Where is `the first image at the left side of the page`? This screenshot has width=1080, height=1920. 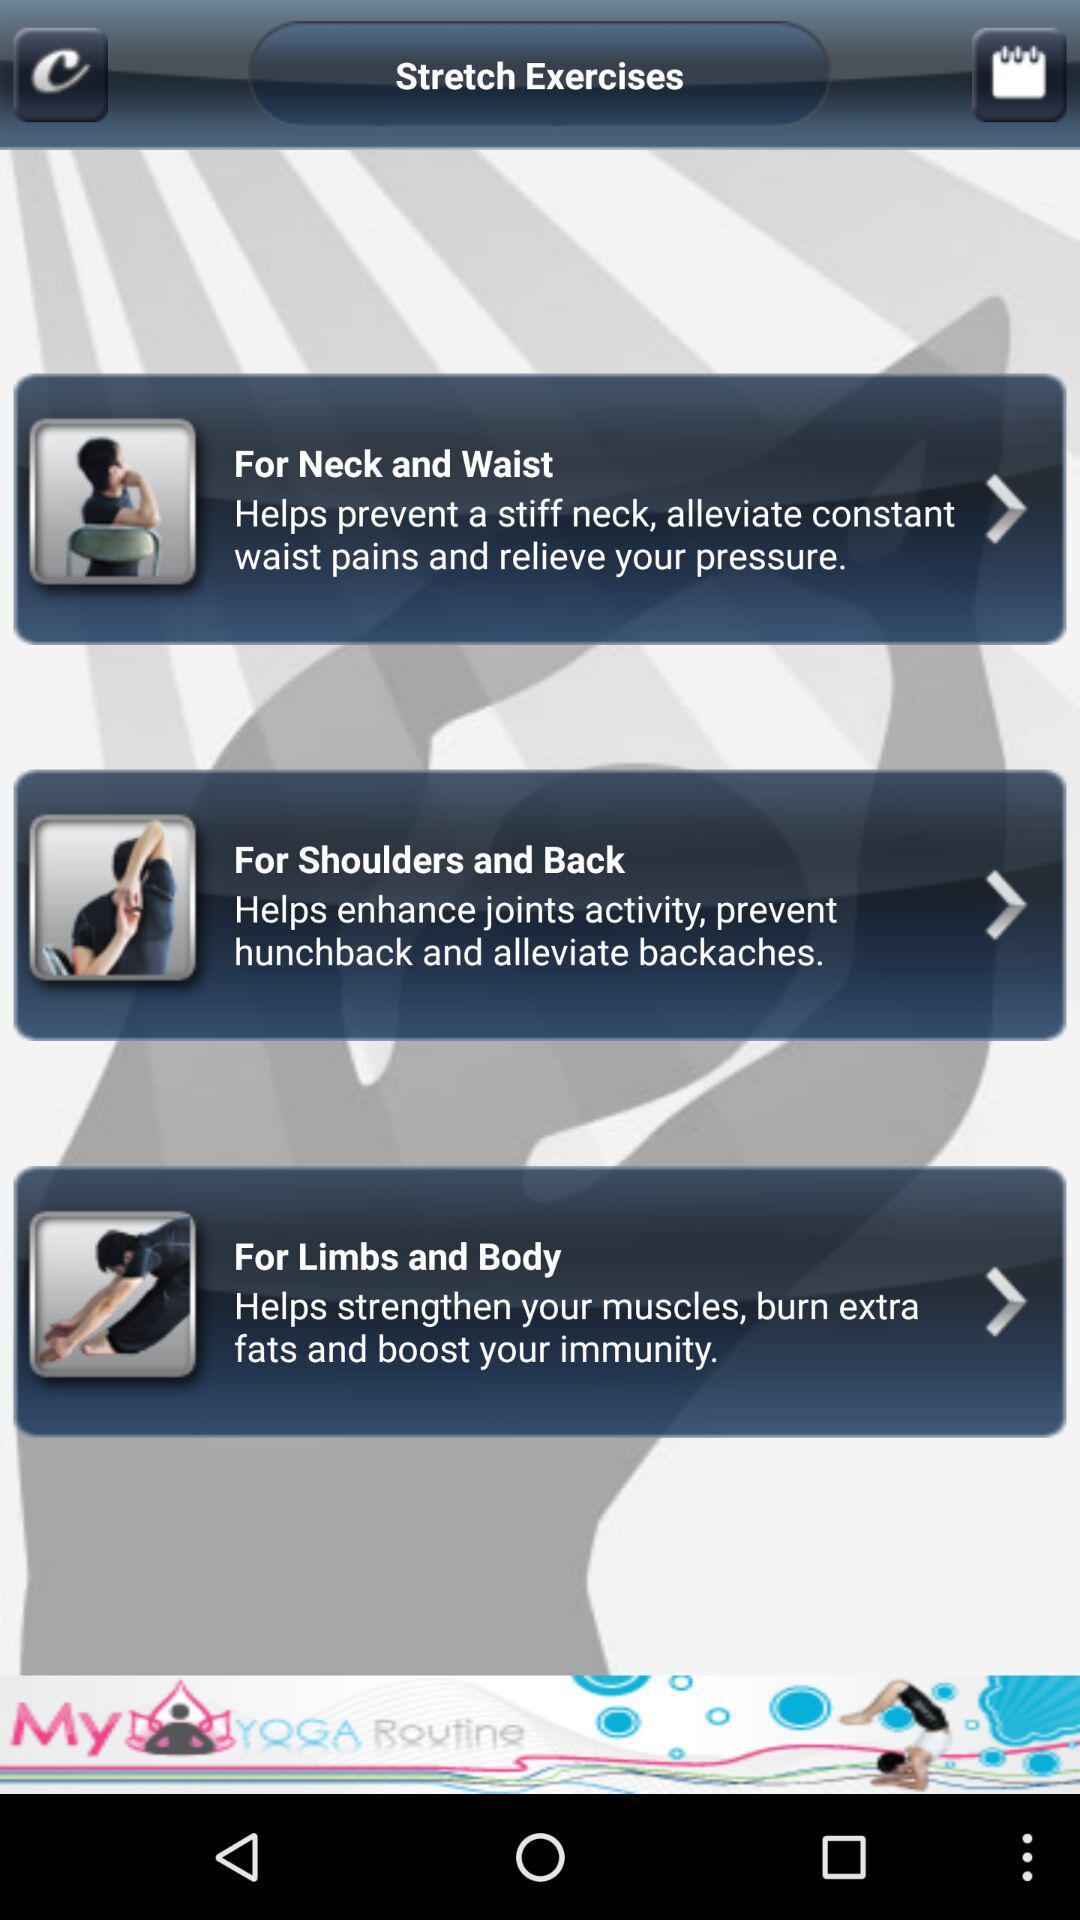
the first image at the left side of the page is located at coordinates (118, 508).